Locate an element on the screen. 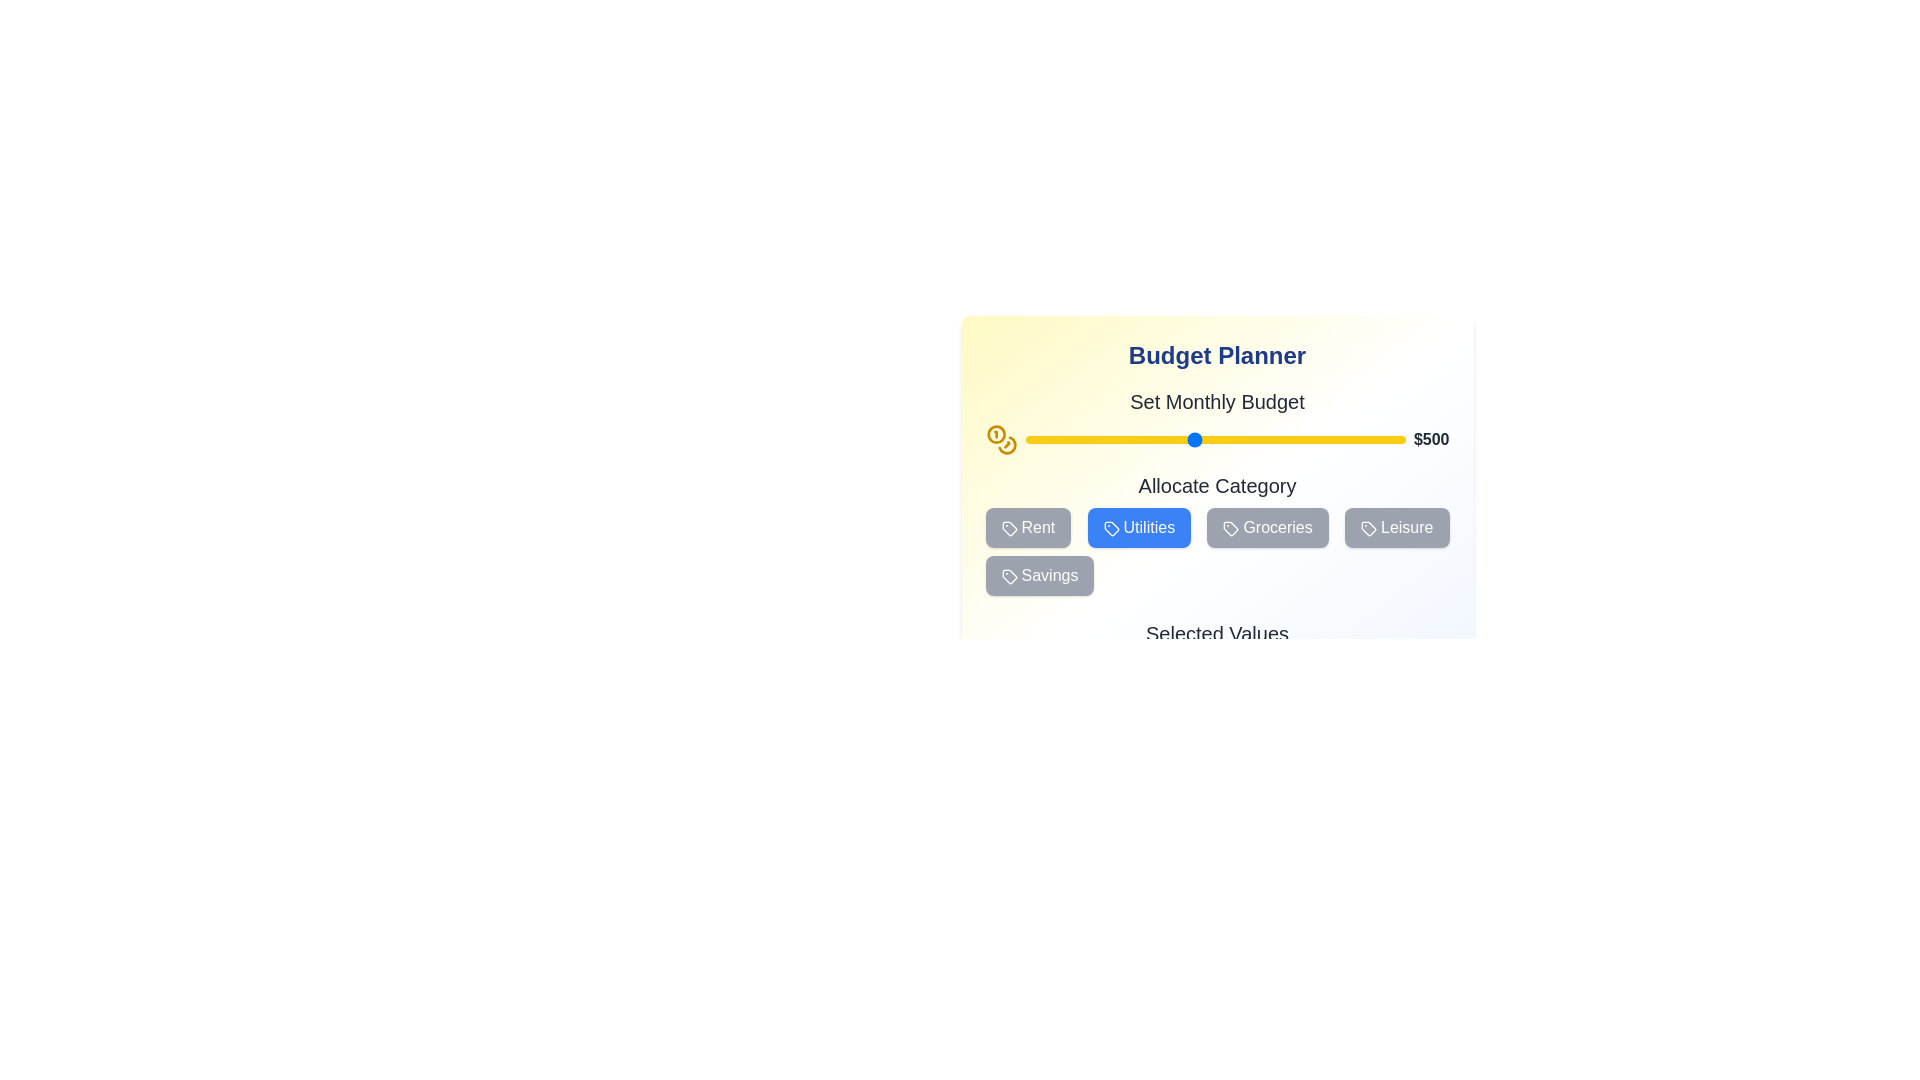  the slider is located at coordinates (1054, 438).